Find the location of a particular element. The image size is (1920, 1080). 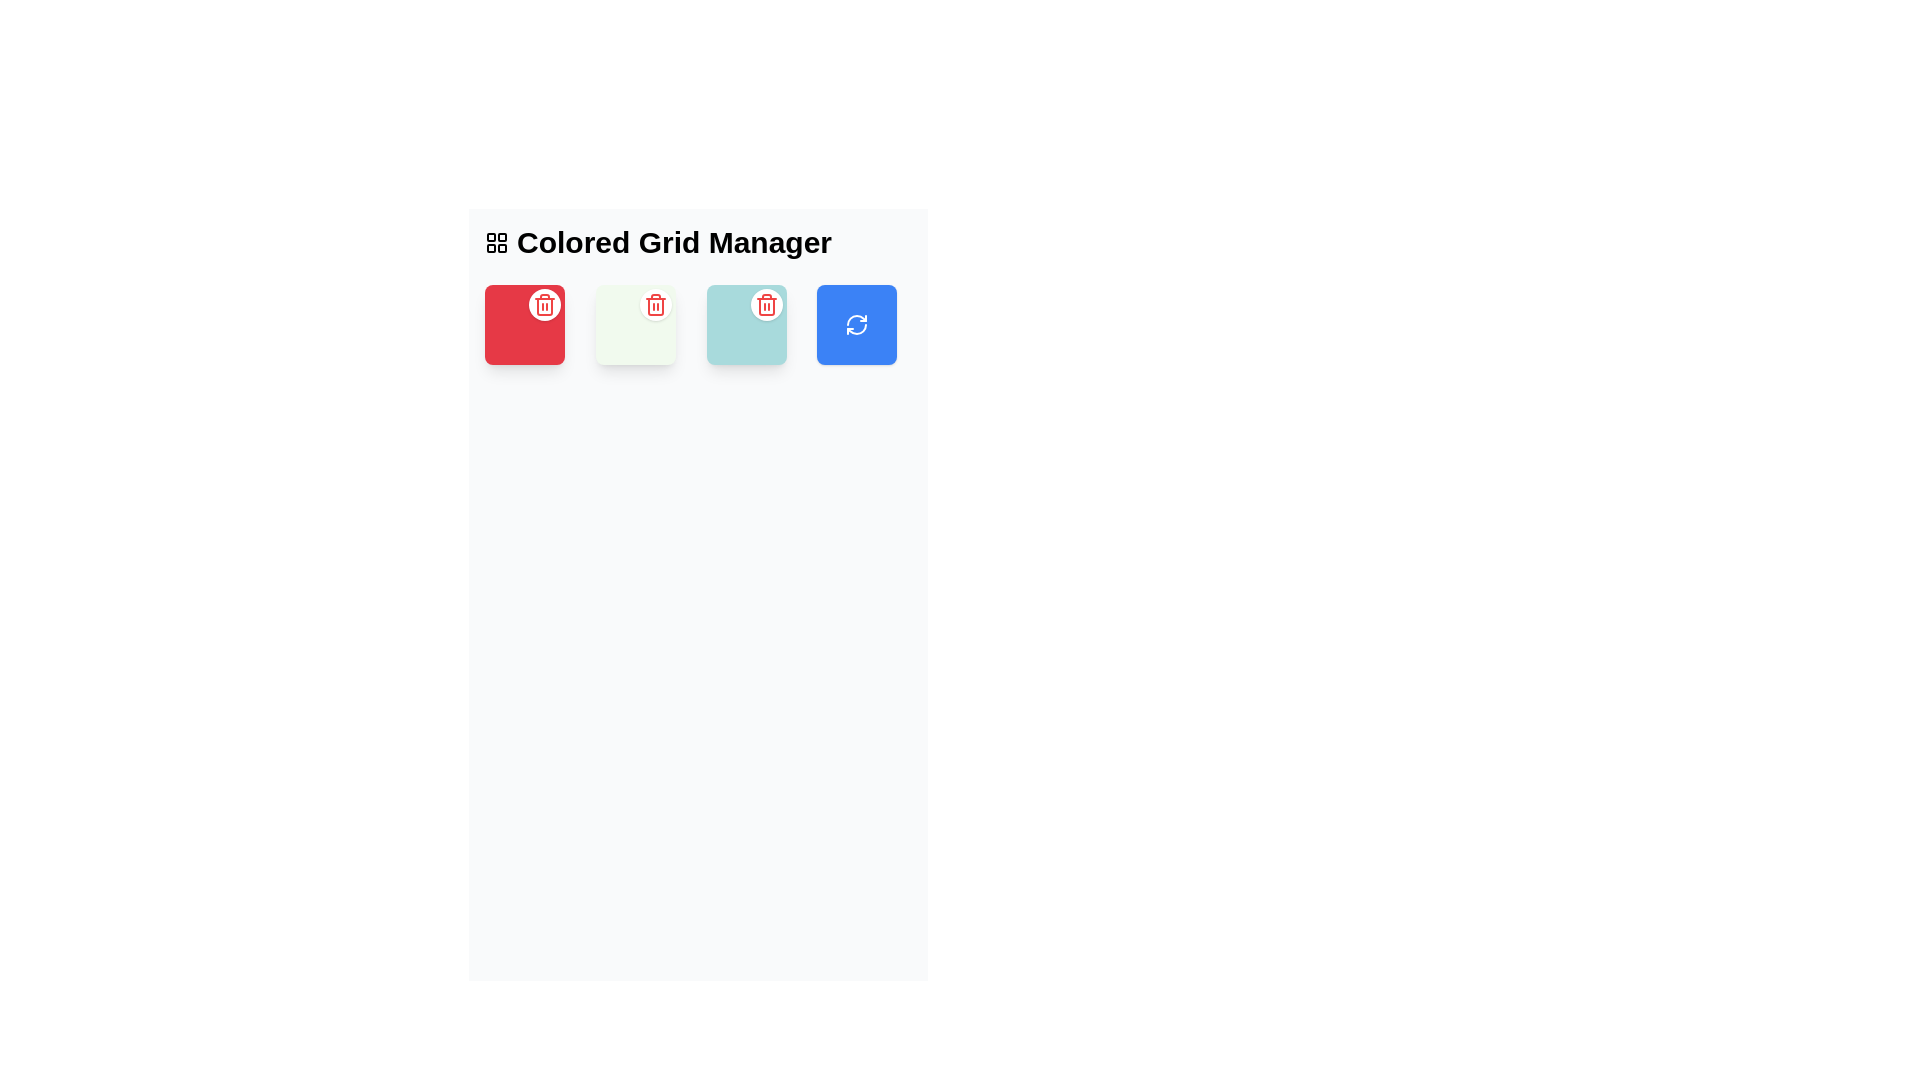

the delete icon button located at the top-right corner of the third grid item with a cyan background is located at coordinates (765, 304).